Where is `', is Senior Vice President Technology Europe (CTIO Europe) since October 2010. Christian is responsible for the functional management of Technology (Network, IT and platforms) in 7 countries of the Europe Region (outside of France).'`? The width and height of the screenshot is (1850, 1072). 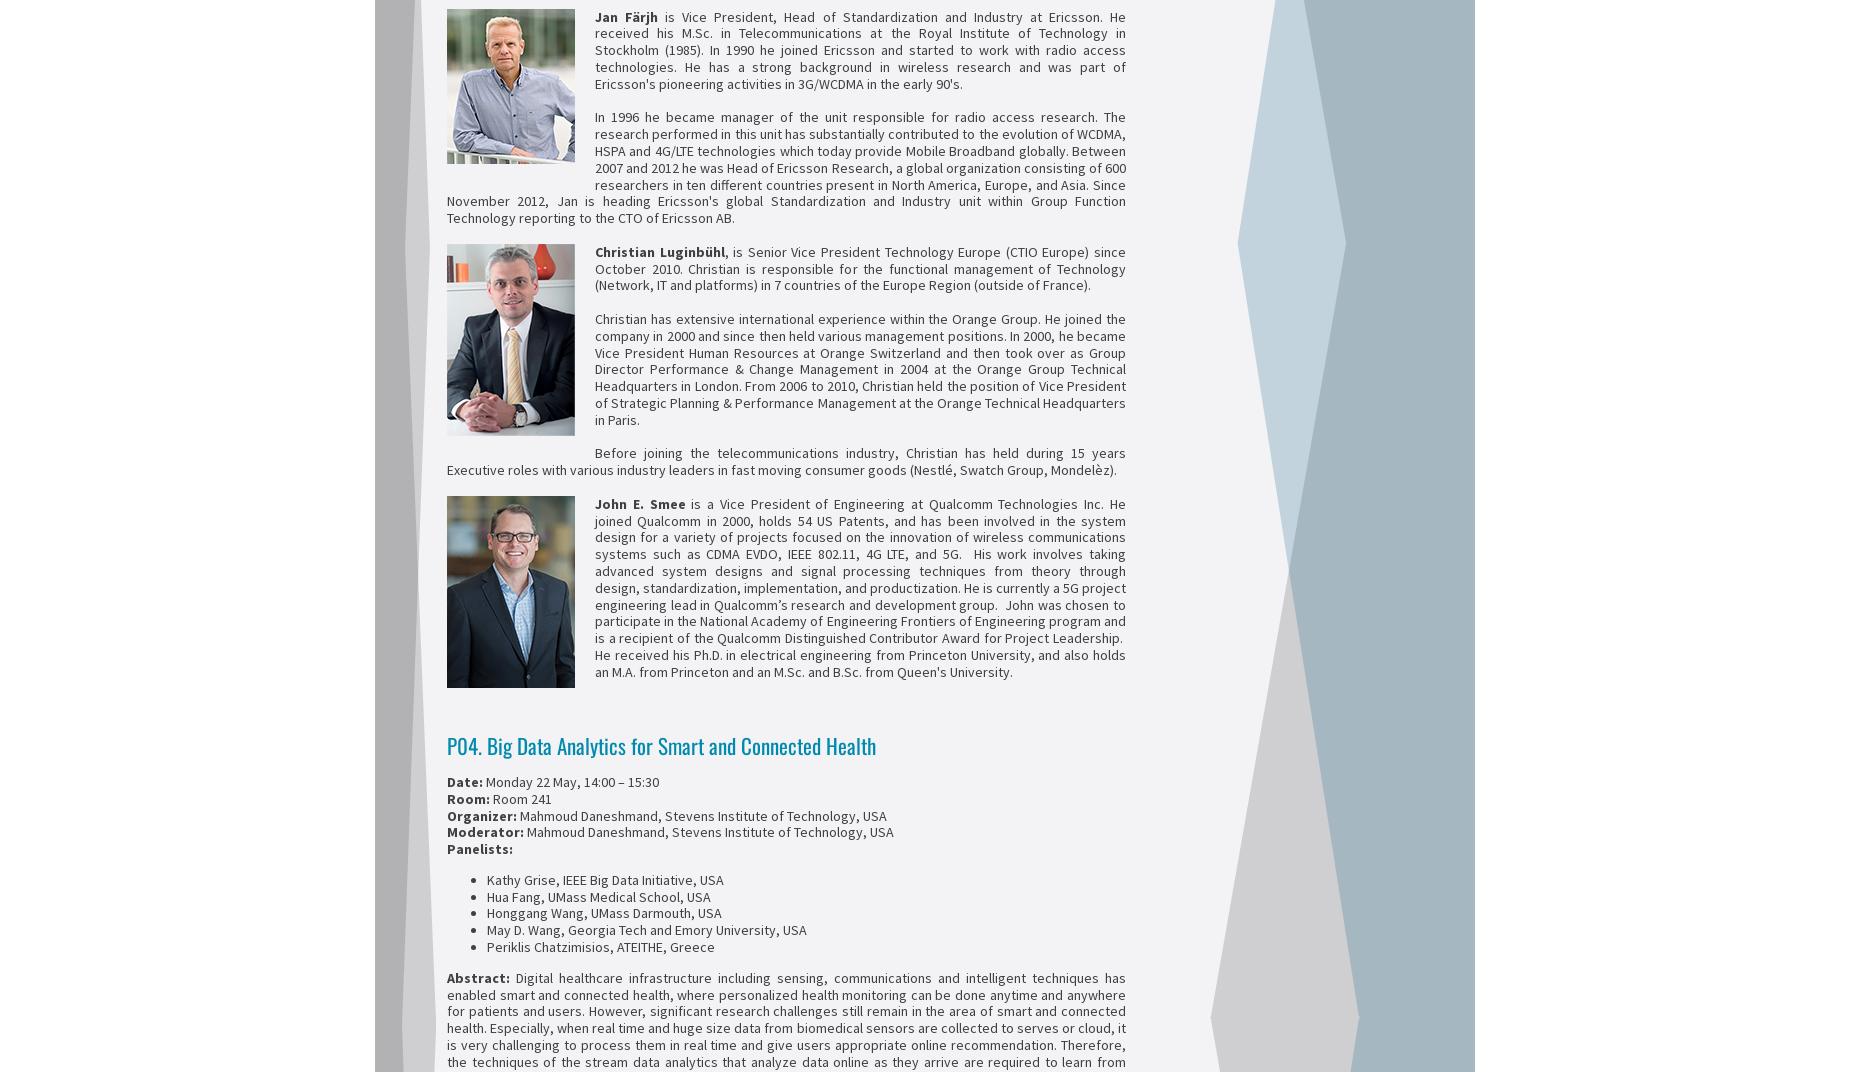 ', is Senior Vice President Technology Europe (CTIO Europe) since October 2010. Christian is responsible for the functional management of Technology (Network, IT and platforms) in 7 countries of the Europe Region (outside of France).' is located at coordinates (594, 268).